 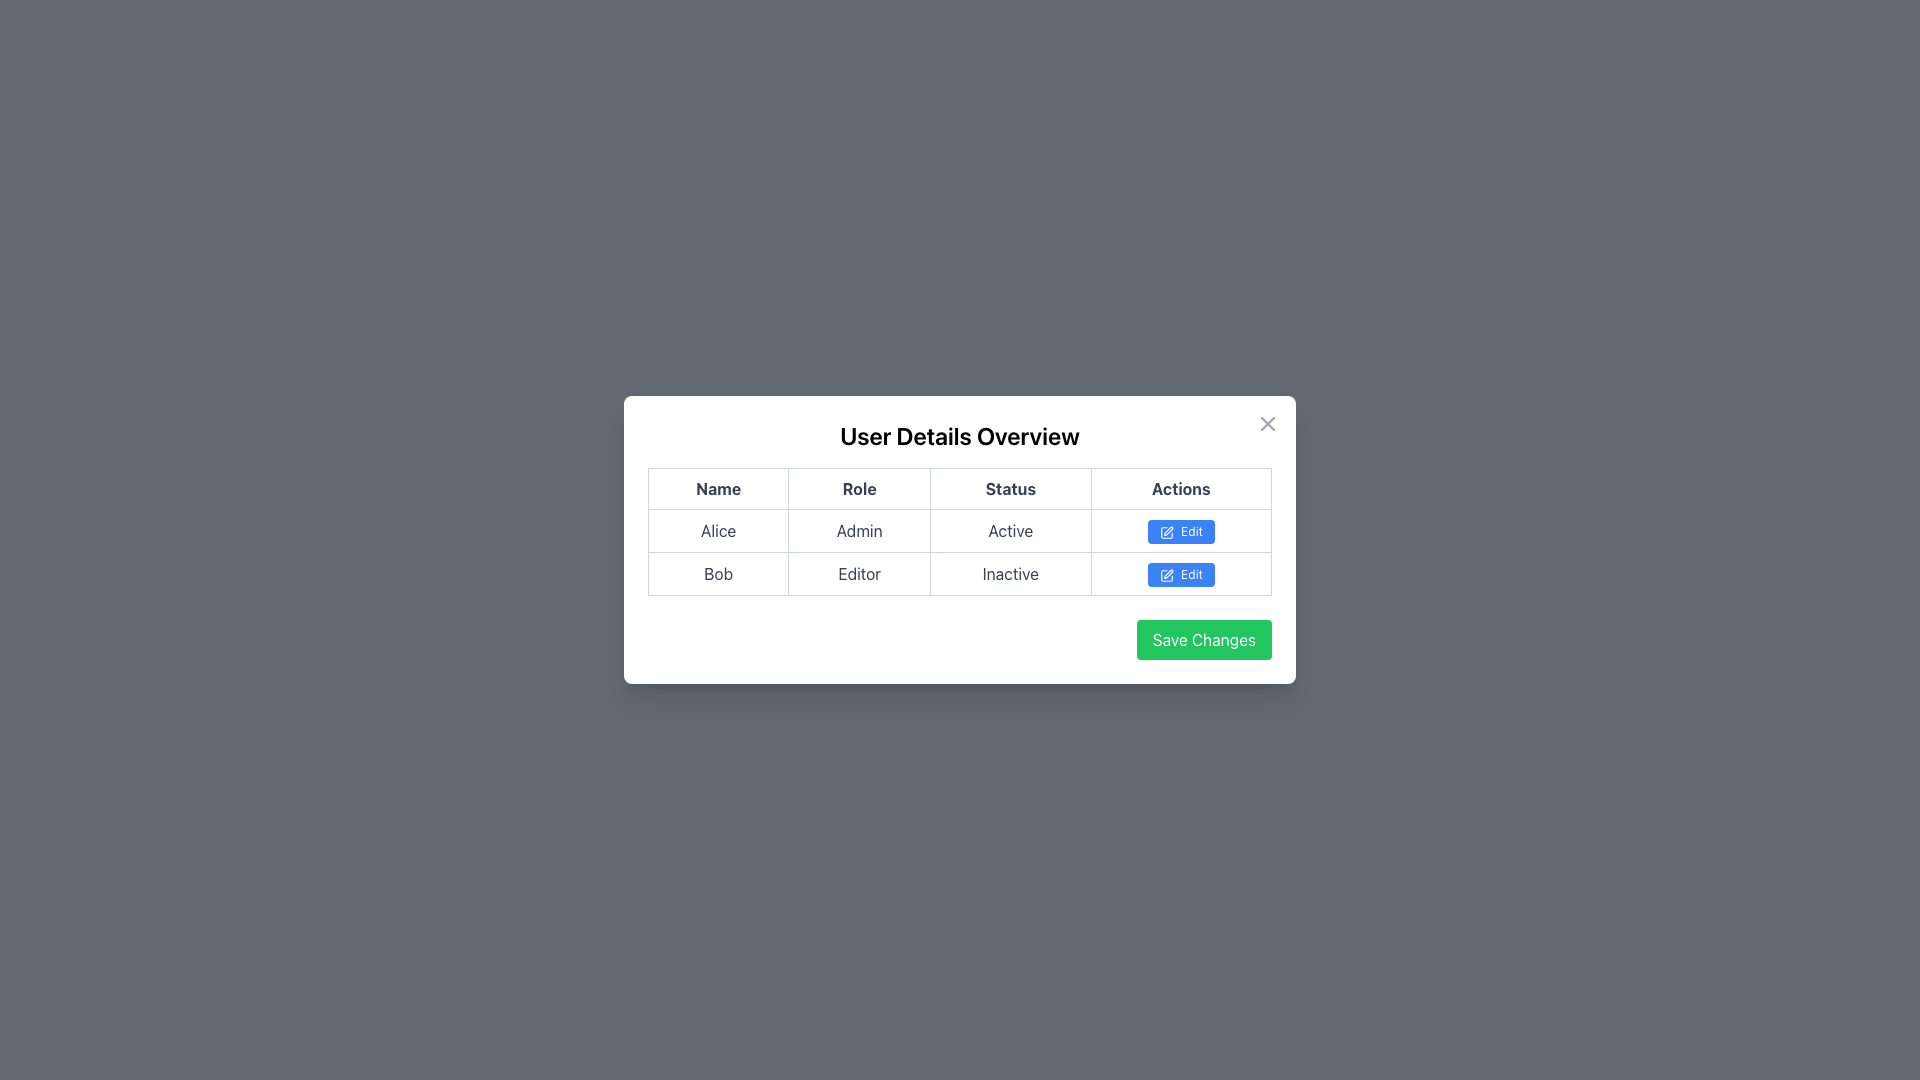 What do you see at coordinates (718, 574) in the screenshot?
I see `the text field displaying the name 'Bob' in the 'User Details Overview' table, which is located in the second row, first column of the grid layout` at bounding box center [718, 574].